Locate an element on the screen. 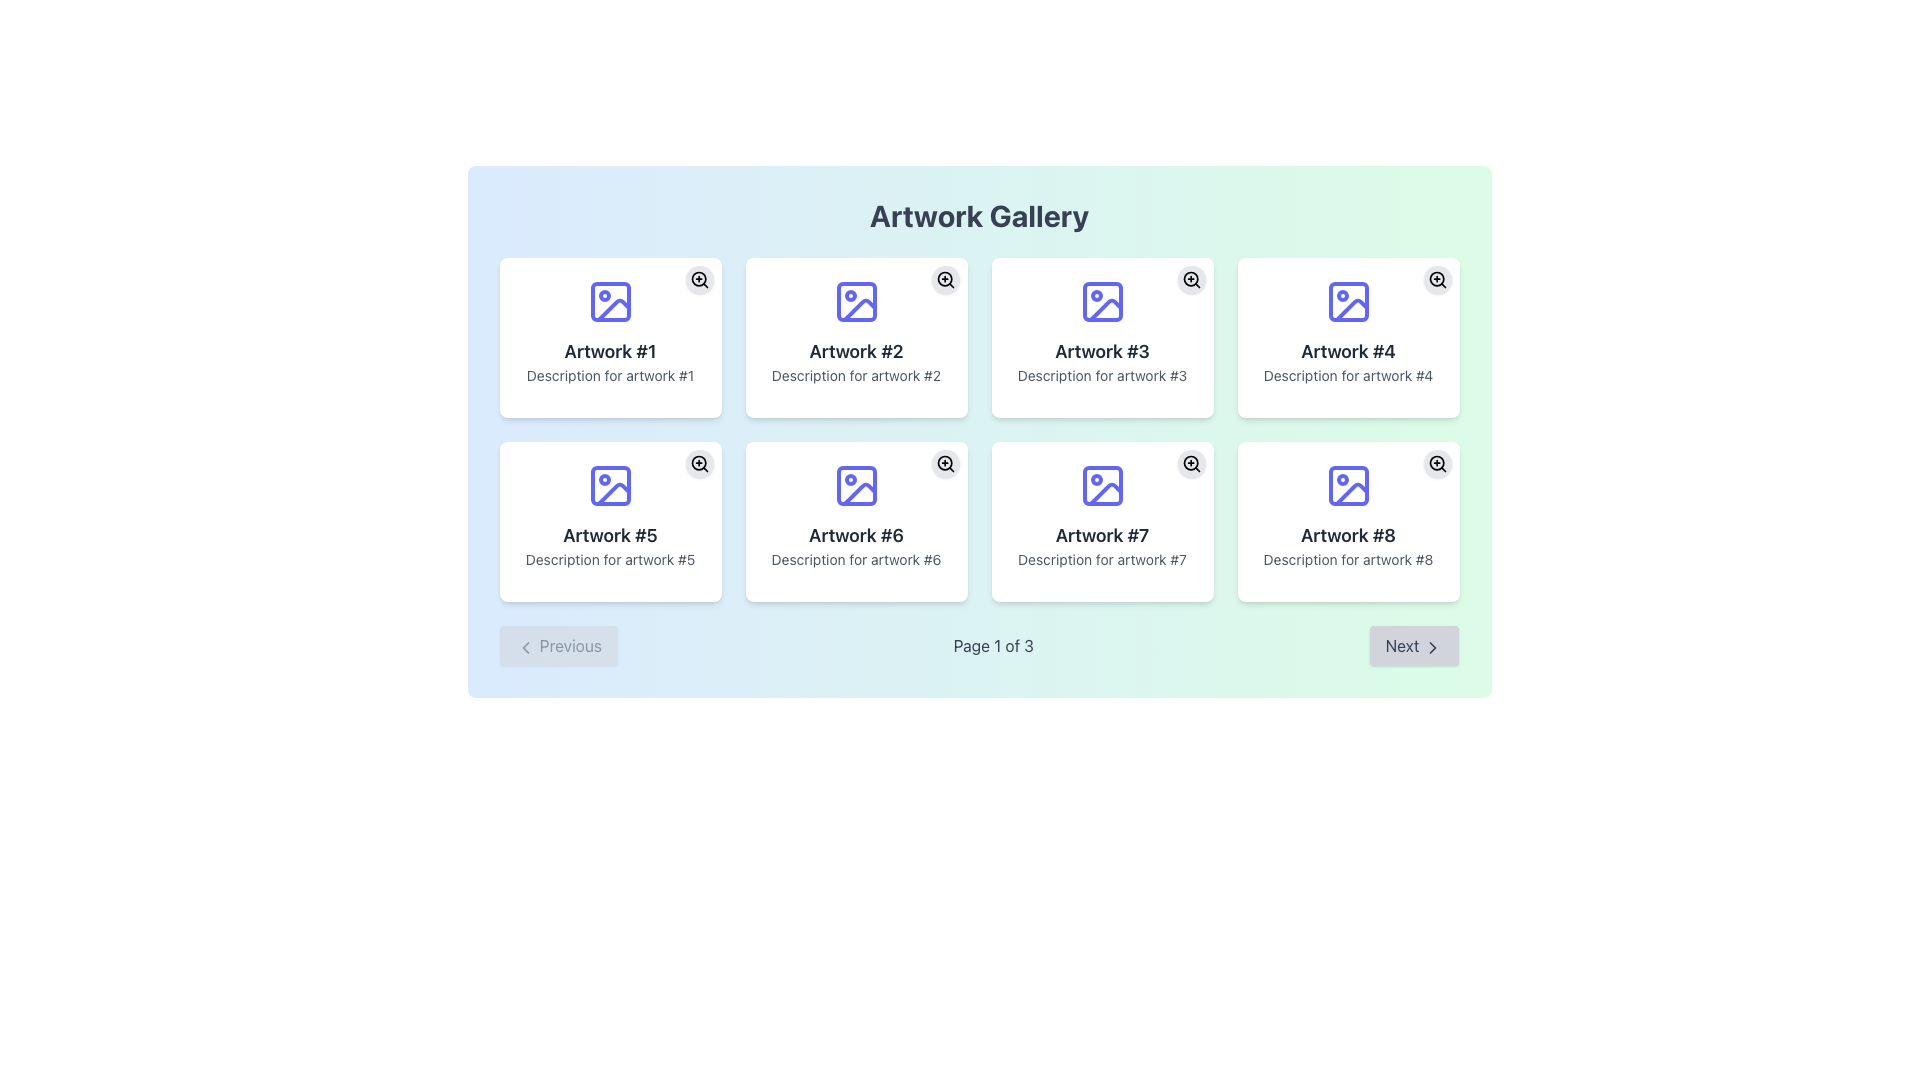 Image resolution: width=1920 pixels, height=1080 pixels. the right-facing chevron arrow icon located inside the navigation button at the bottom-right corner of the interface is located at coordinates (1432, 647).